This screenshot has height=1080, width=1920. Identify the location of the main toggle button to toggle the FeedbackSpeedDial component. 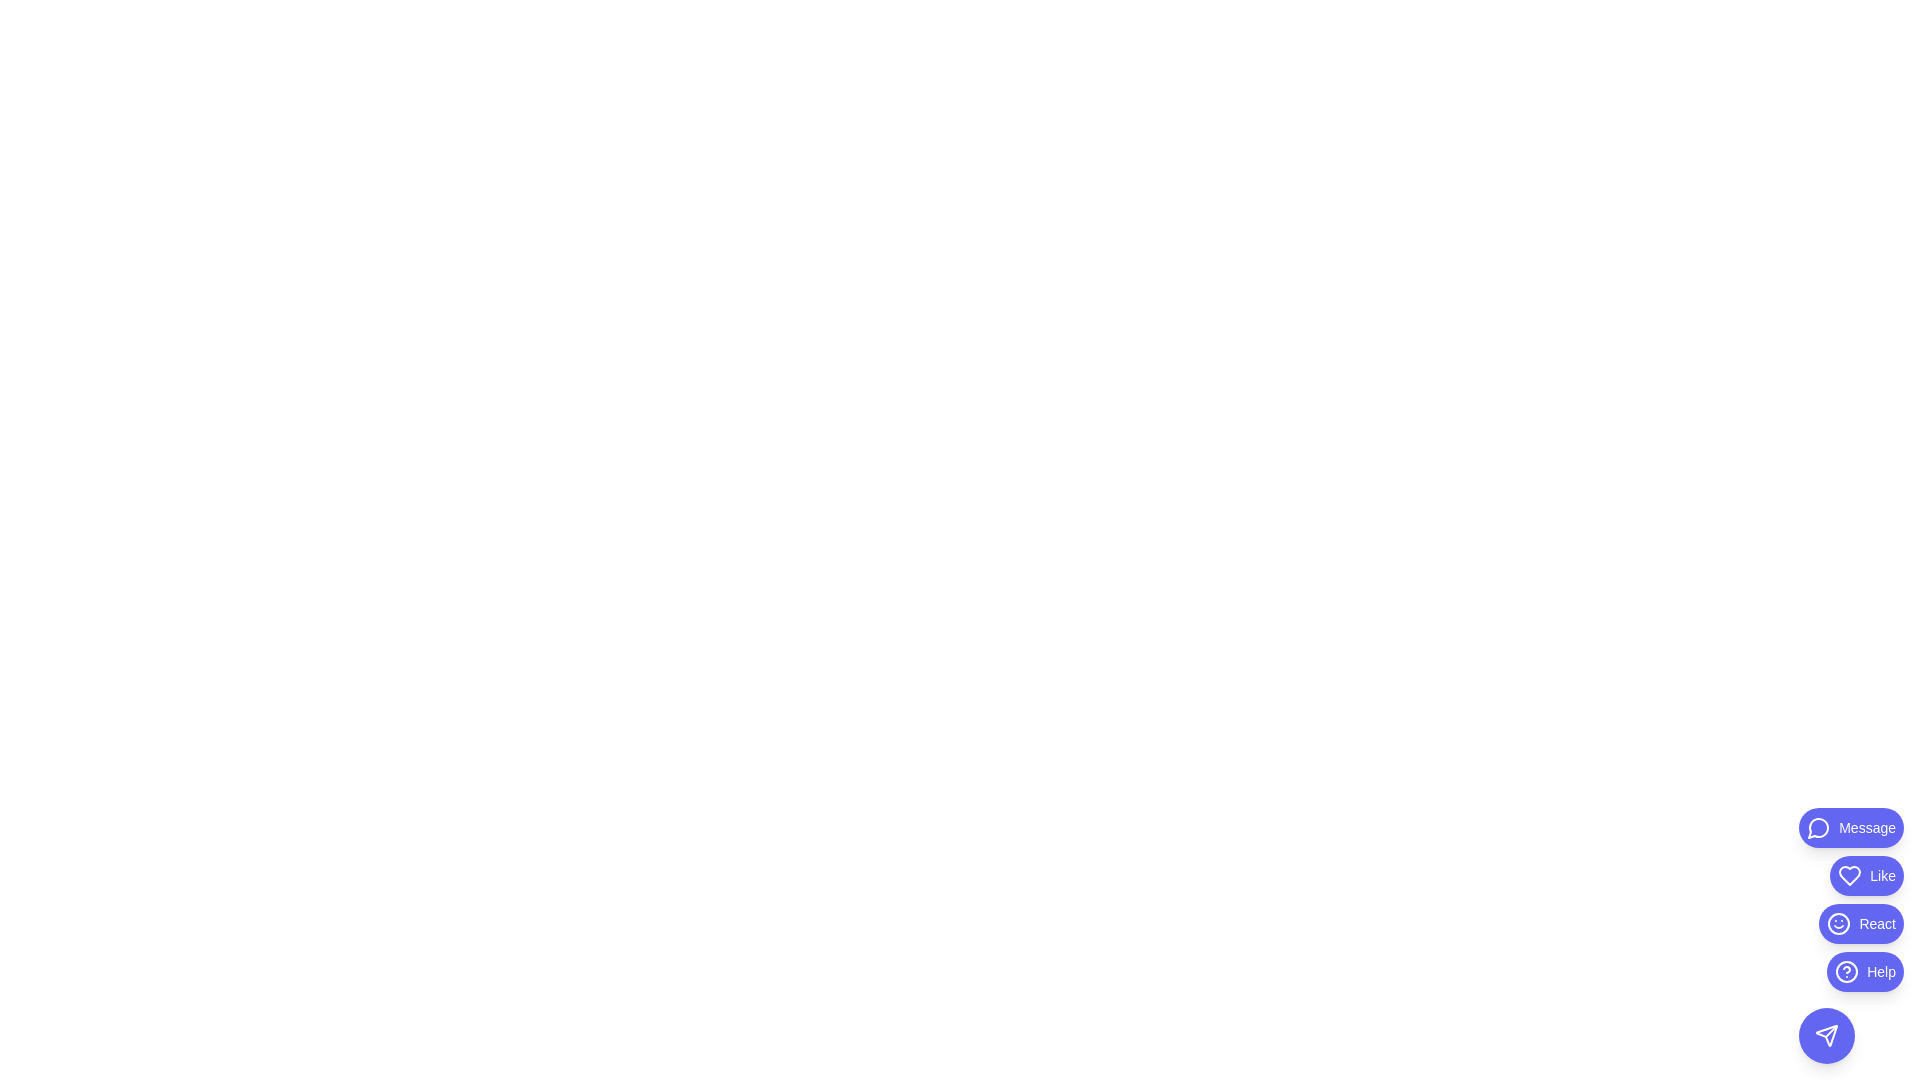
(1827, 1035).